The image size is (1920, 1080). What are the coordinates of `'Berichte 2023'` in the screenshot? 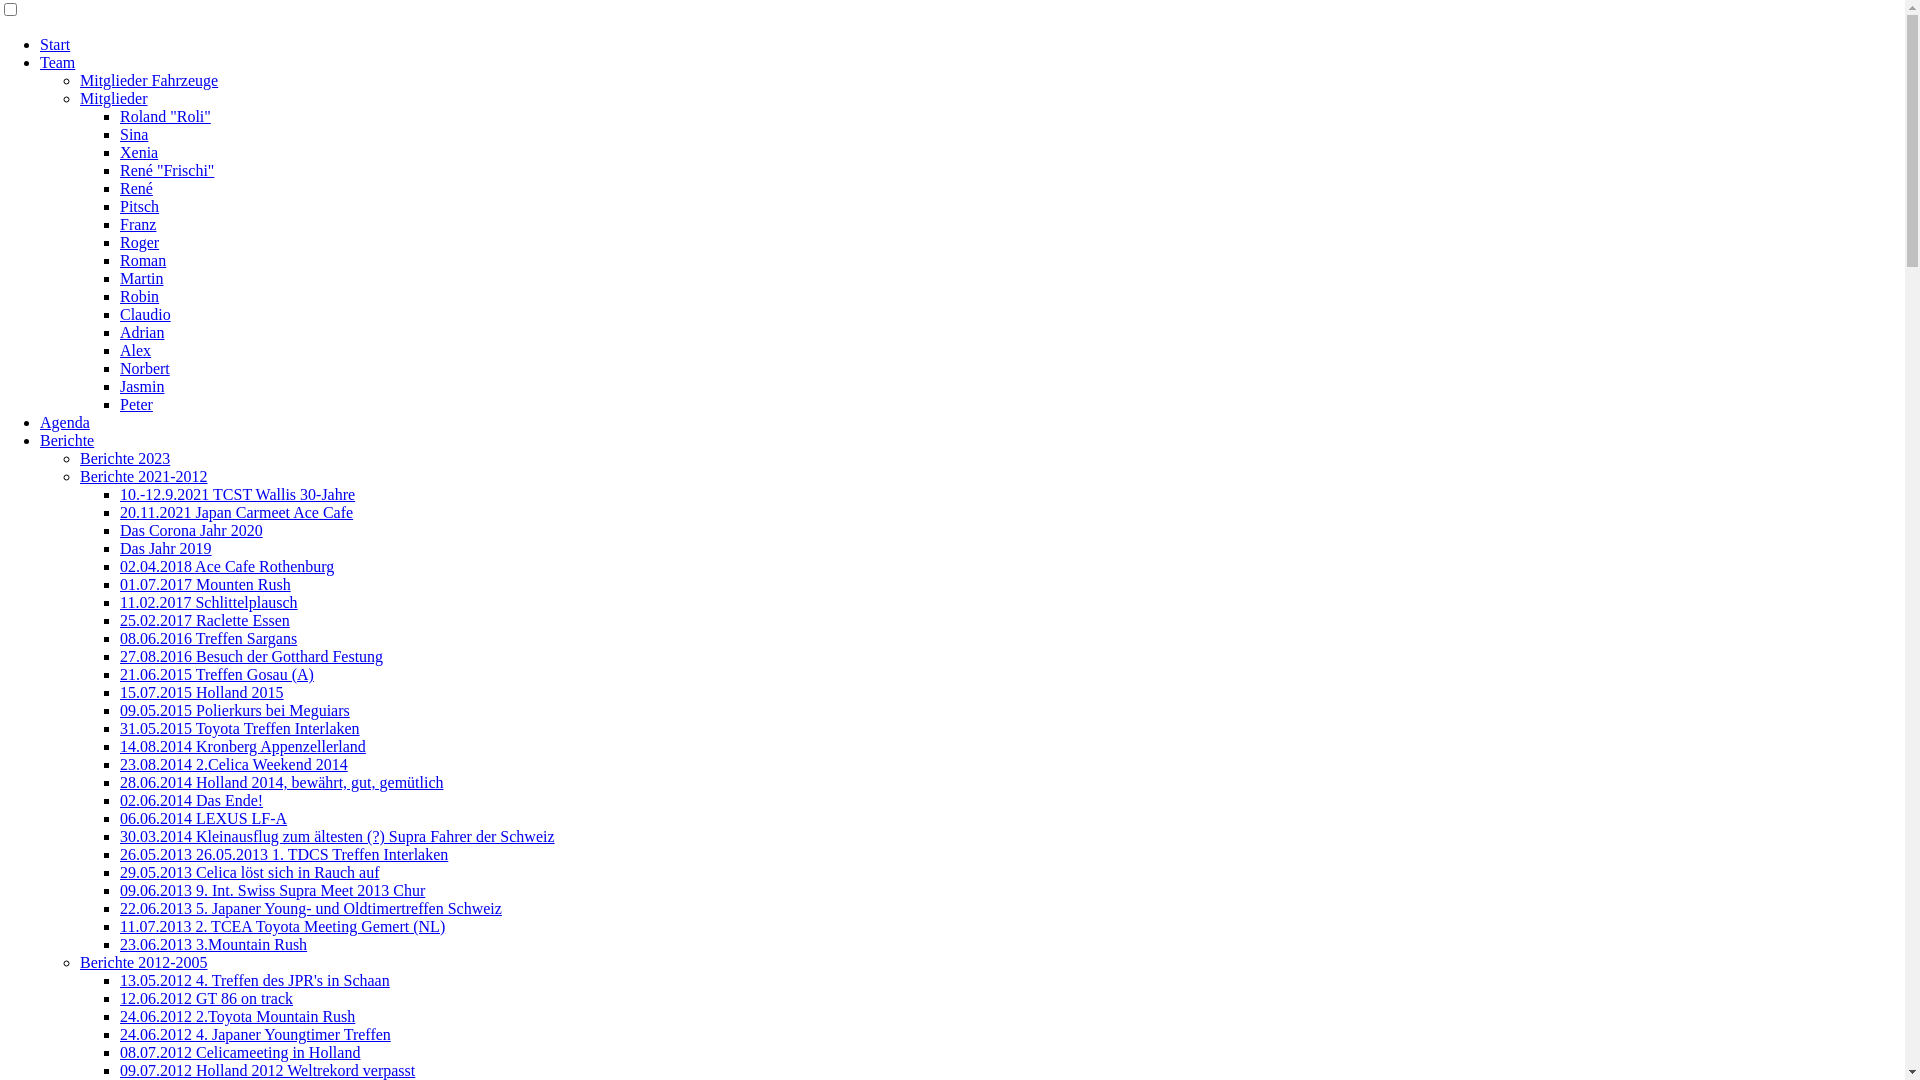 It's located at (80, 458).